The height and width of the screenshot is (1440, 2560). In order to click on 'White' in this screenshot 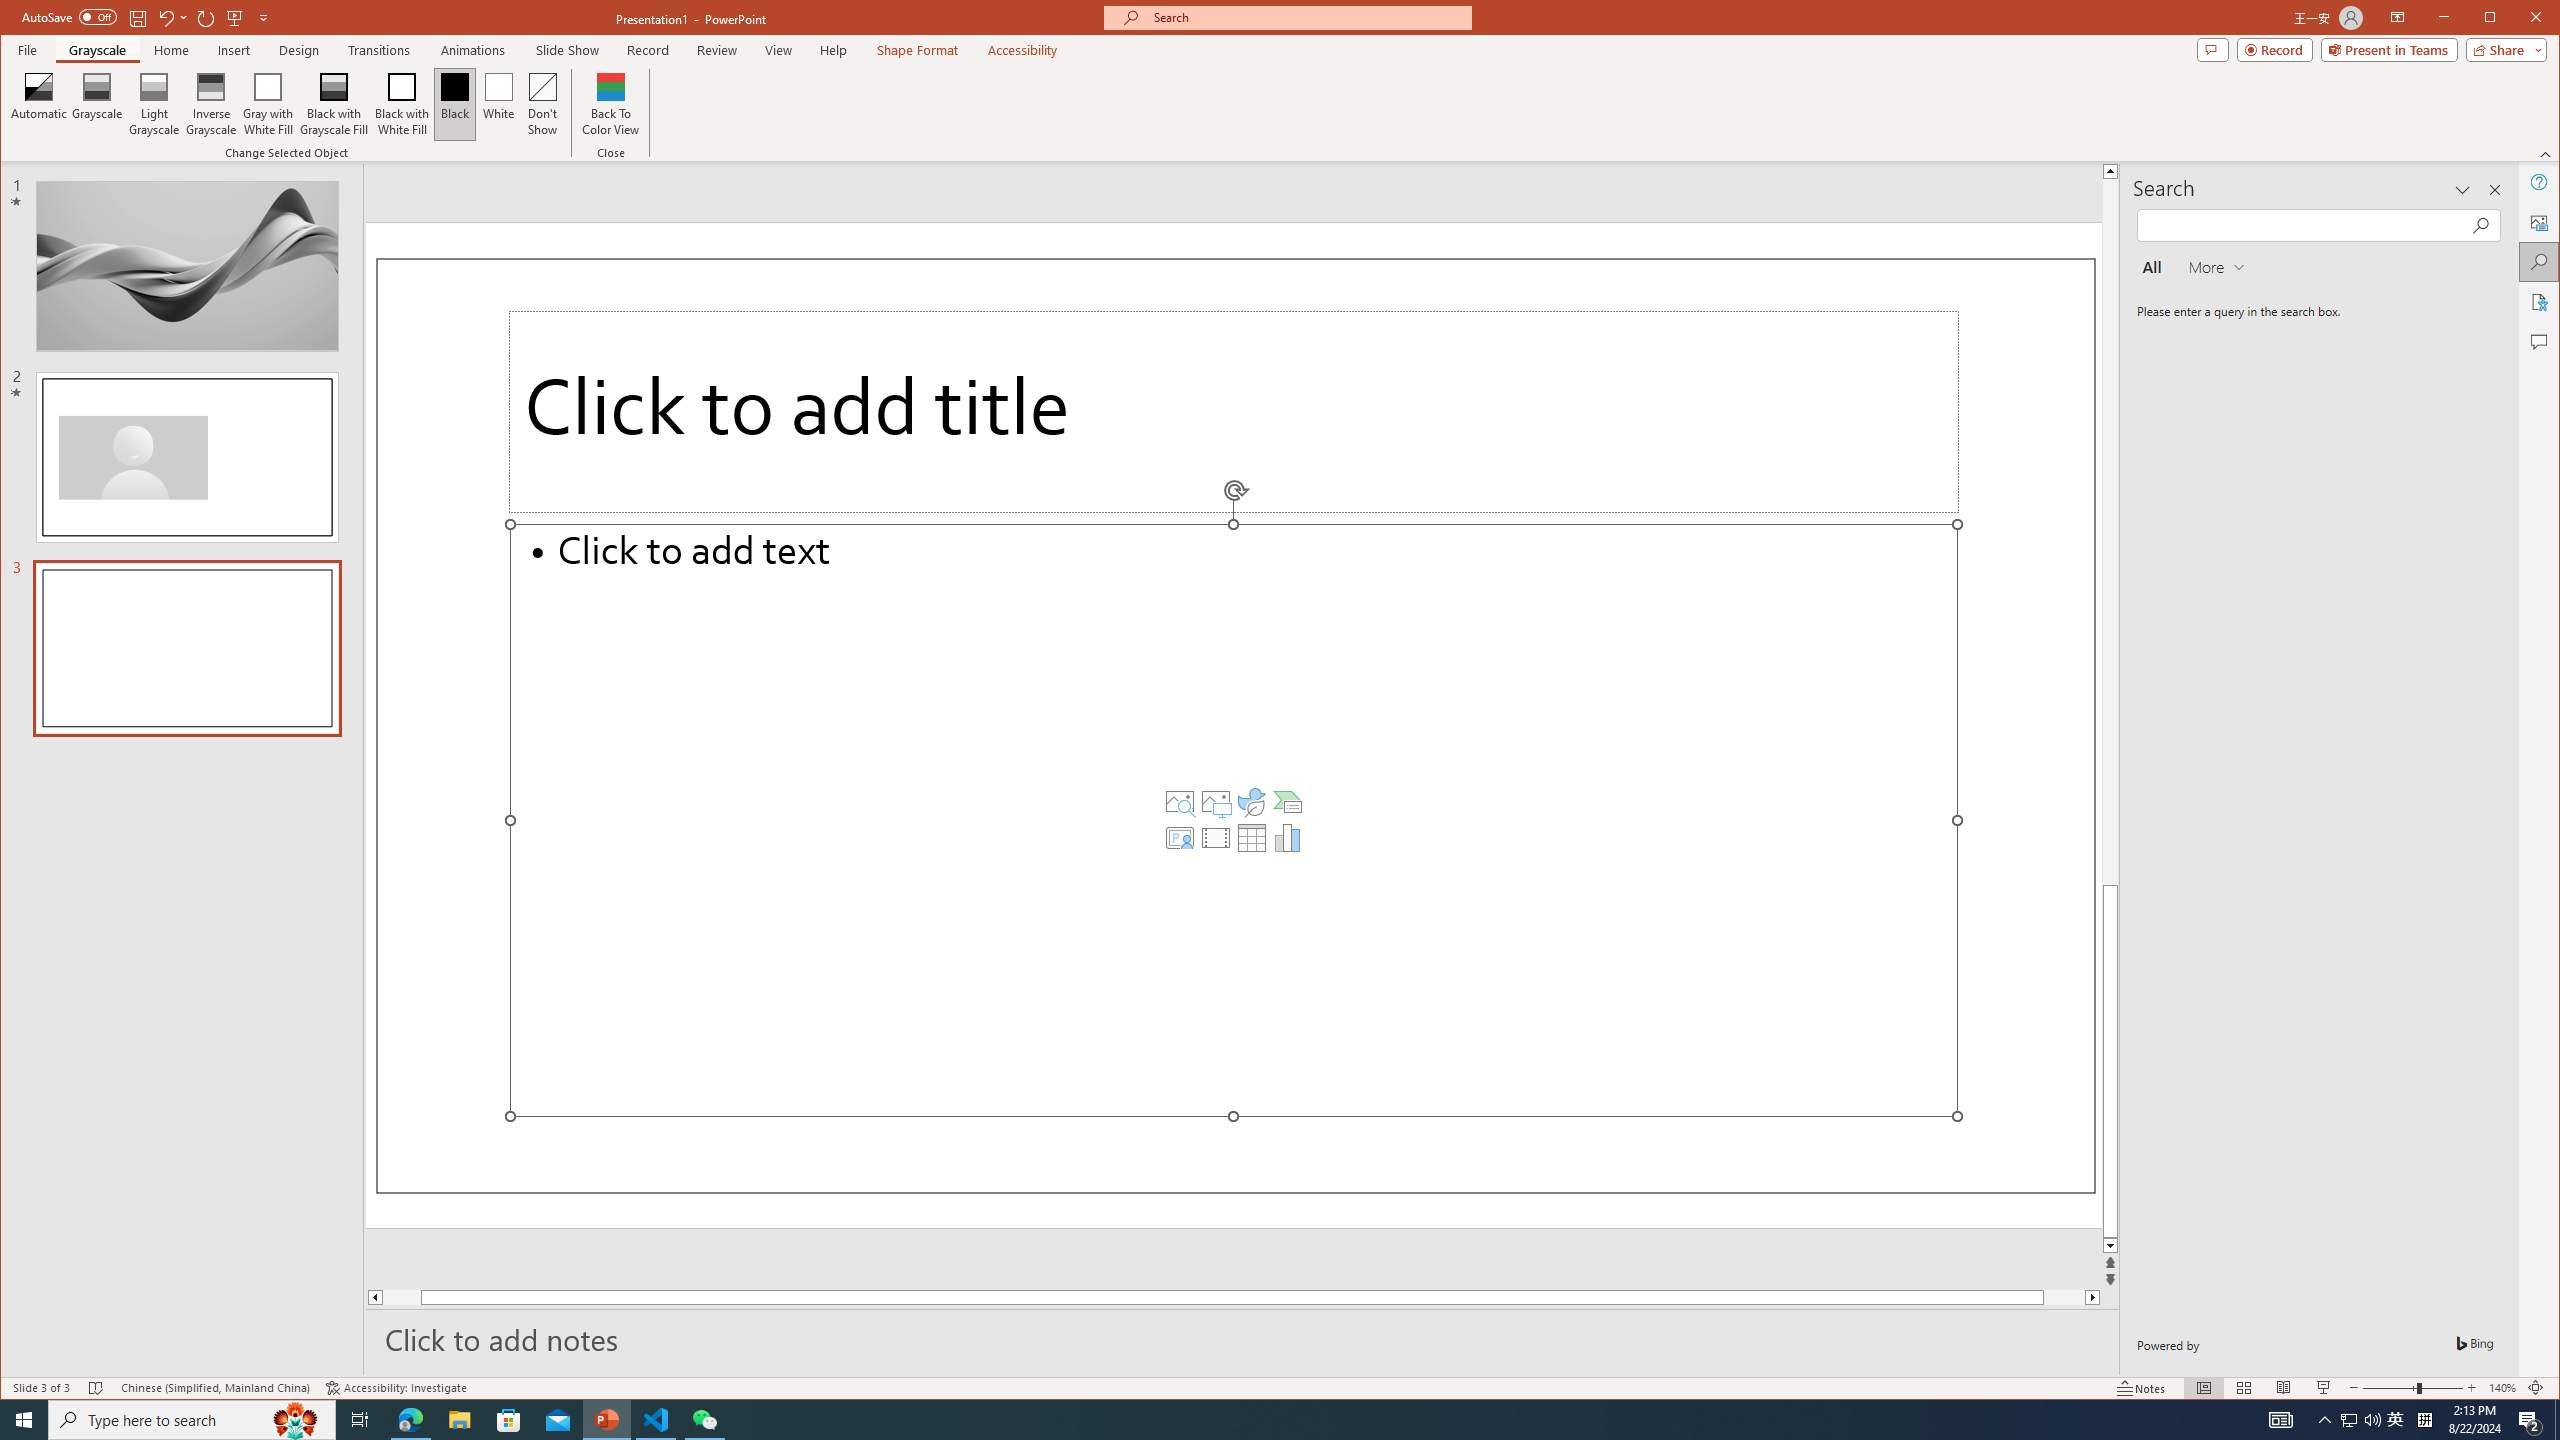, I will do `click(498, 103)`.